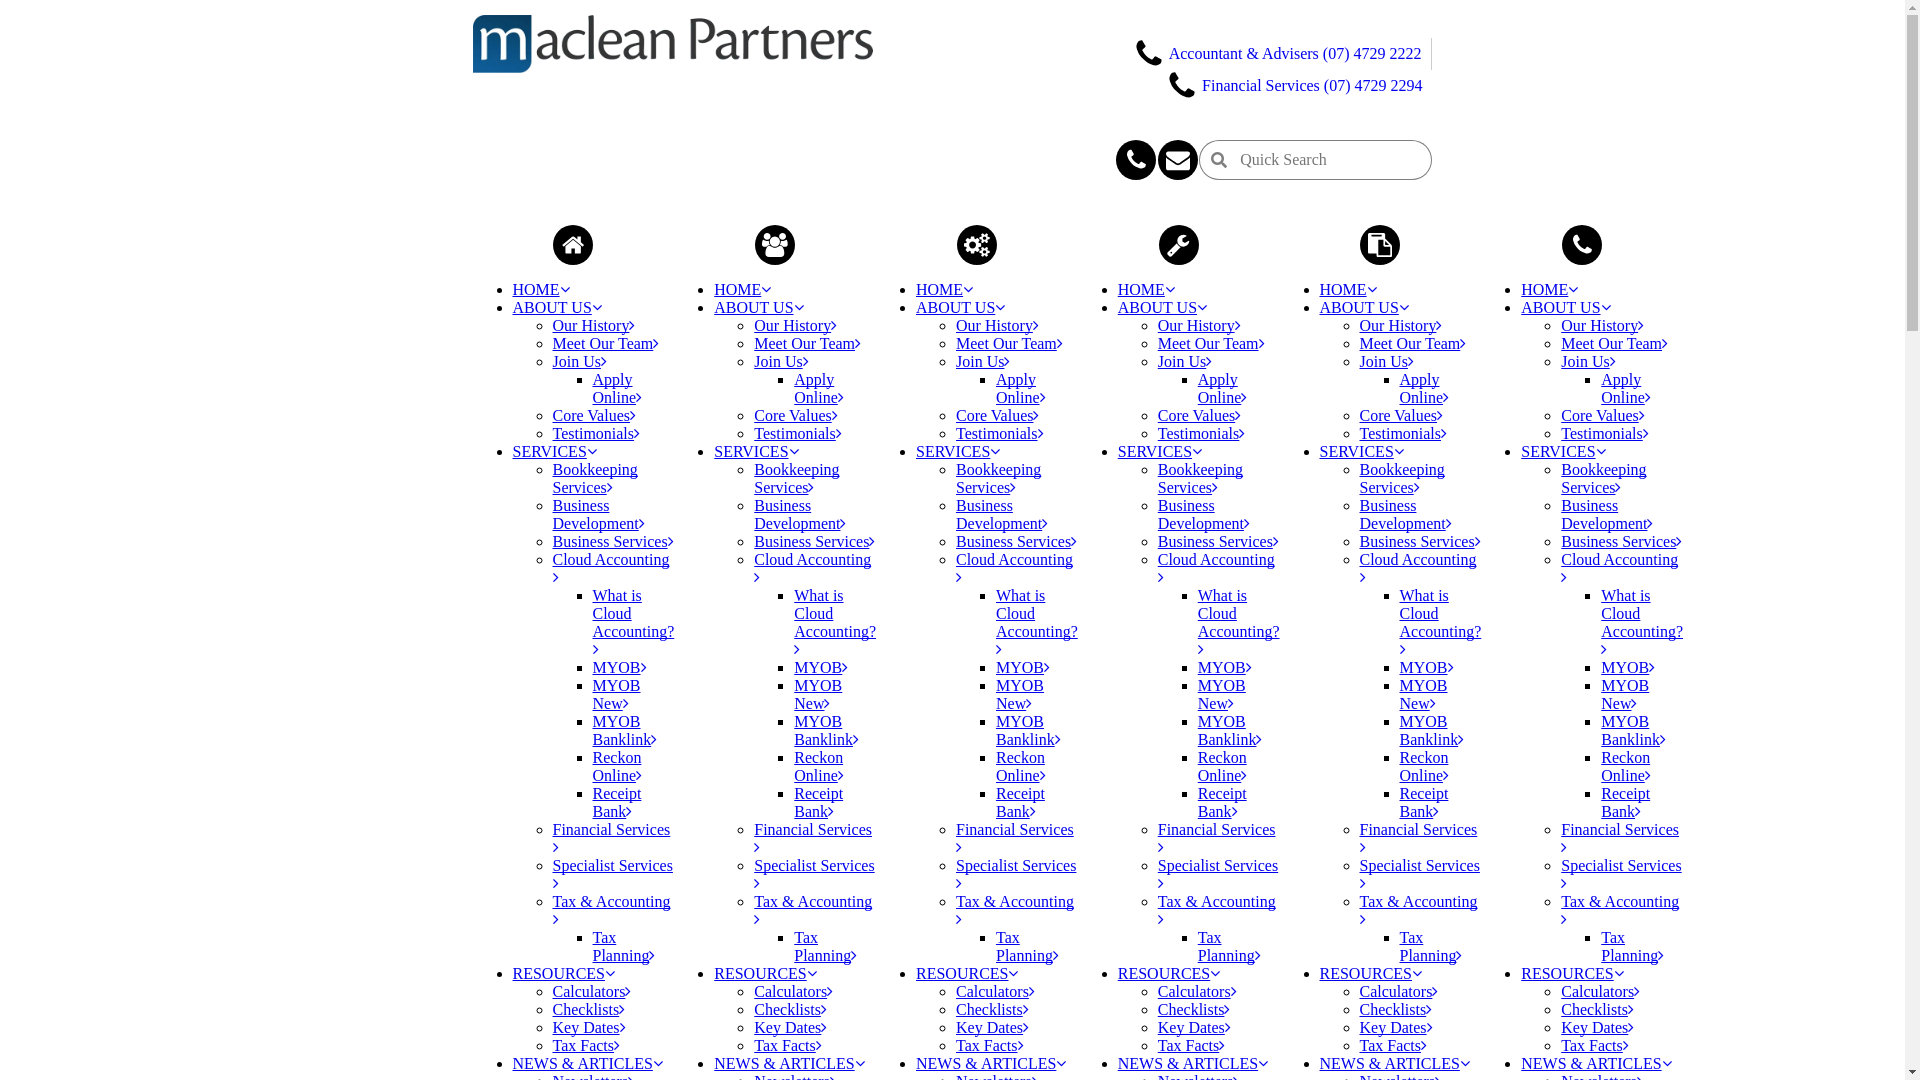 The image size is (1920, 1080). Describe the element at coordinates (1157, 158) in the screenshot. I see `'contact_maclean_partners/contact_us'` at that location.